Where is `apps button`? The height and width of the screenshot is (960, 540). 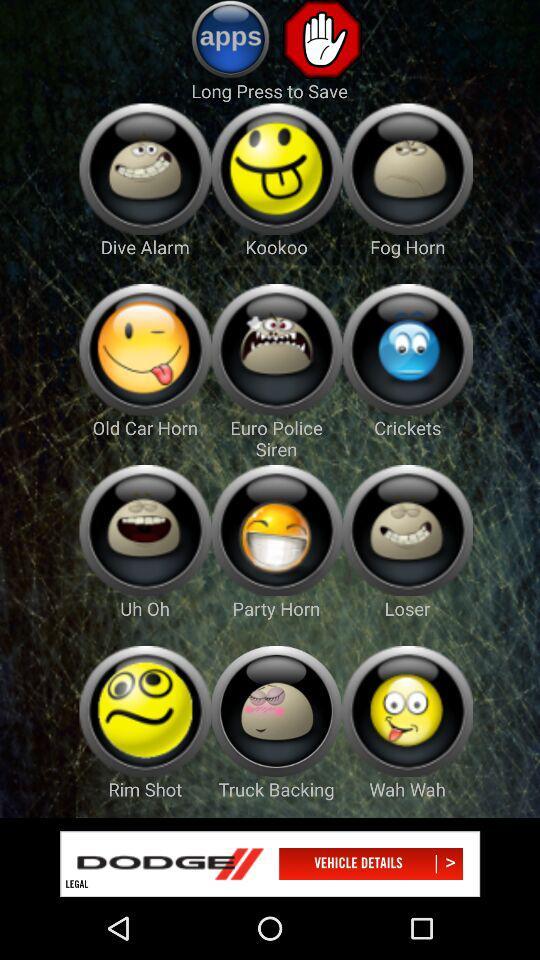 apps button is located at coordinates (229, 38).